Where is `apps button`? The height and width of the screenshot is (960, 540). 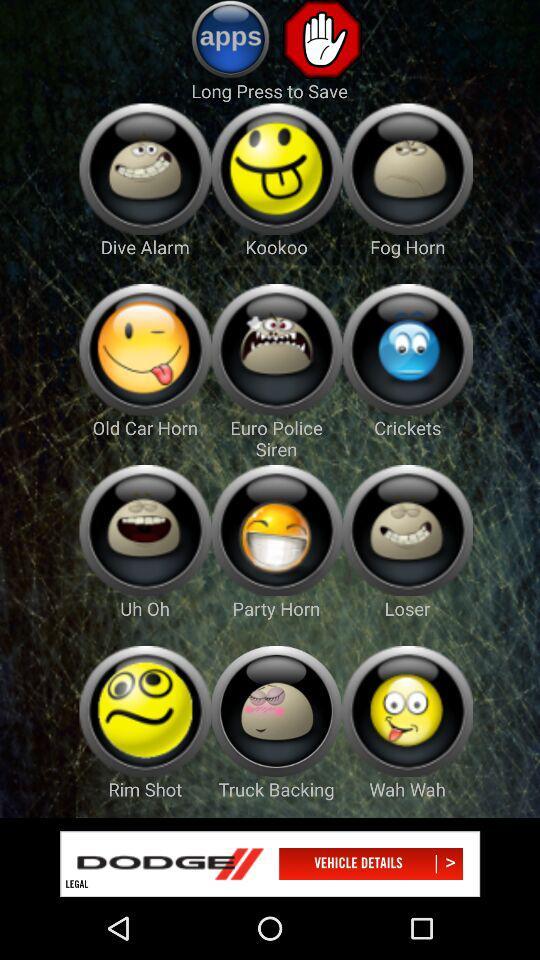 apps button is located at coordinates (229, 38).